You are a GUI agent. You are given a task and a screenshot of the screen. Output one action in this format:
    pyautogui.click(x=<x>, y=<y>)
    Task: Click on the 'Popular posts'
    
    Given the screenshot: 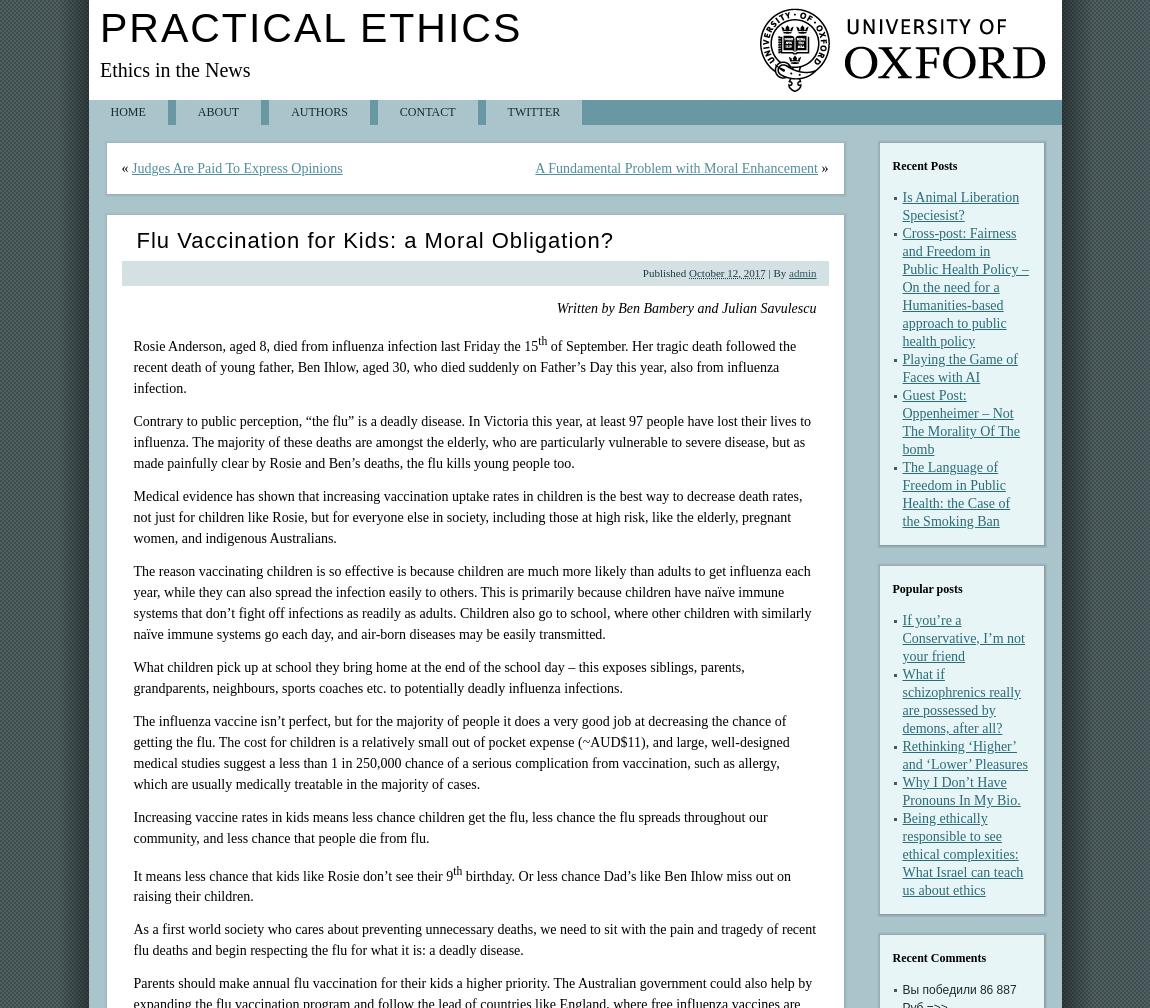 What is the action you would take?
    pyautogui.click(x=927, y=588)
    